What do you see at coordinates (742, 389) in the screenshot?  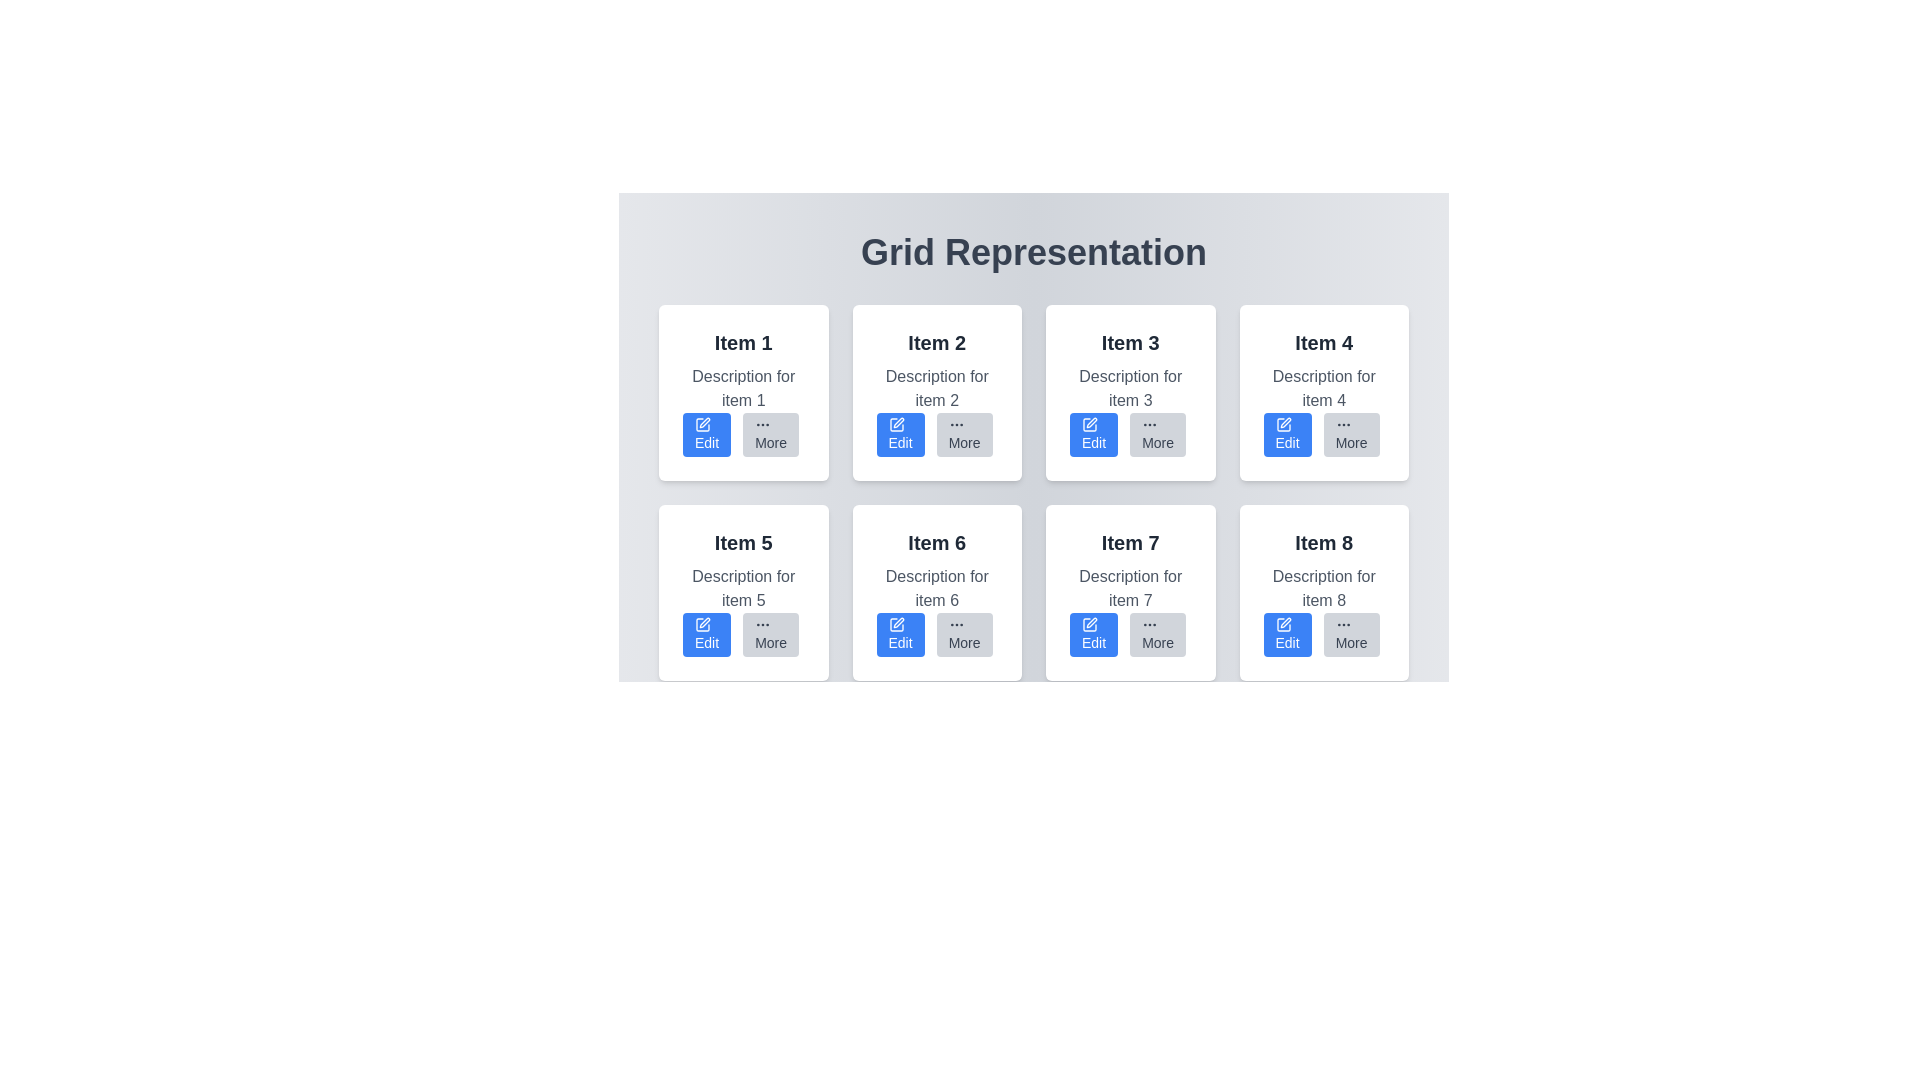 I see `the text label that reads 'Description for item 1', which is styled in a smaller font size and muted gray color, located within the first item card below the title 'Item 1'` at bounding box center [742, 389].